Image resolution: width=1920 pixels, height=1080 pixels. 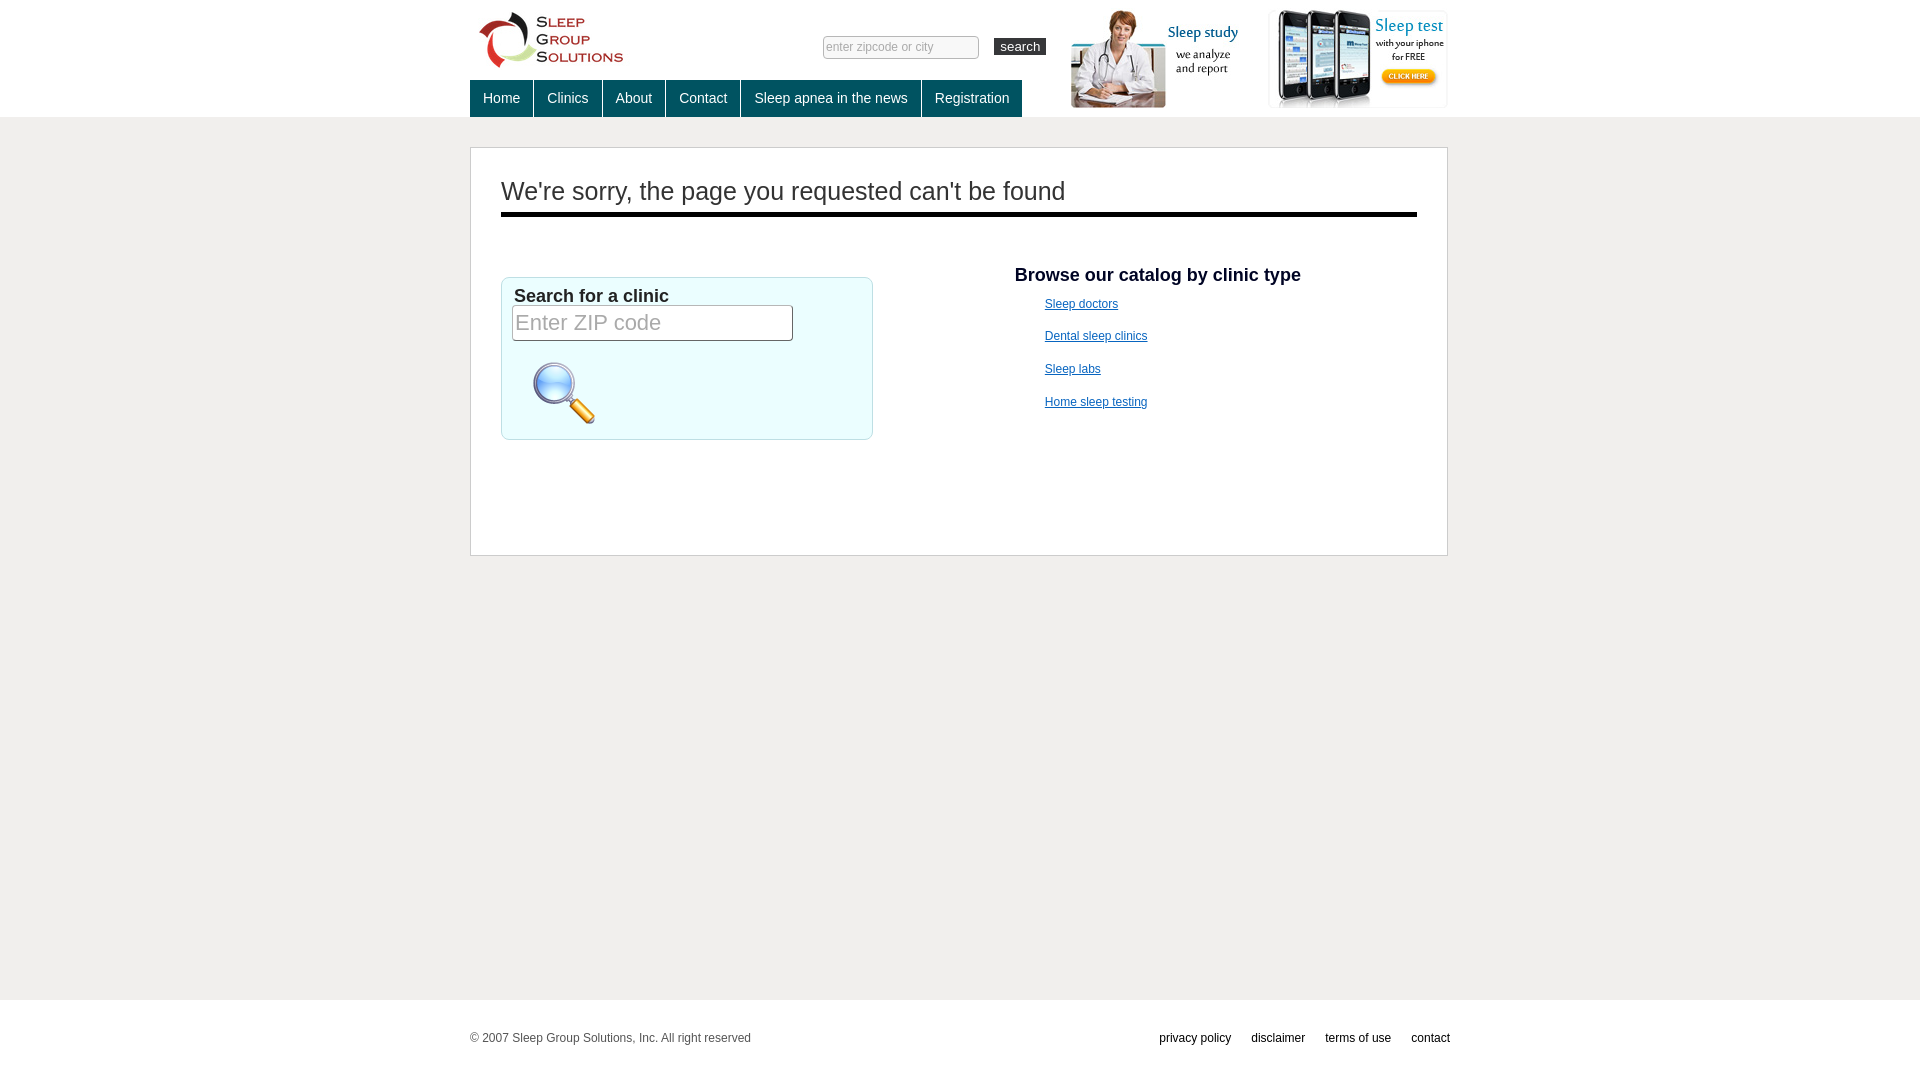 I want to click on 'Sleep apnea in the news', so click(x=830, y=98).